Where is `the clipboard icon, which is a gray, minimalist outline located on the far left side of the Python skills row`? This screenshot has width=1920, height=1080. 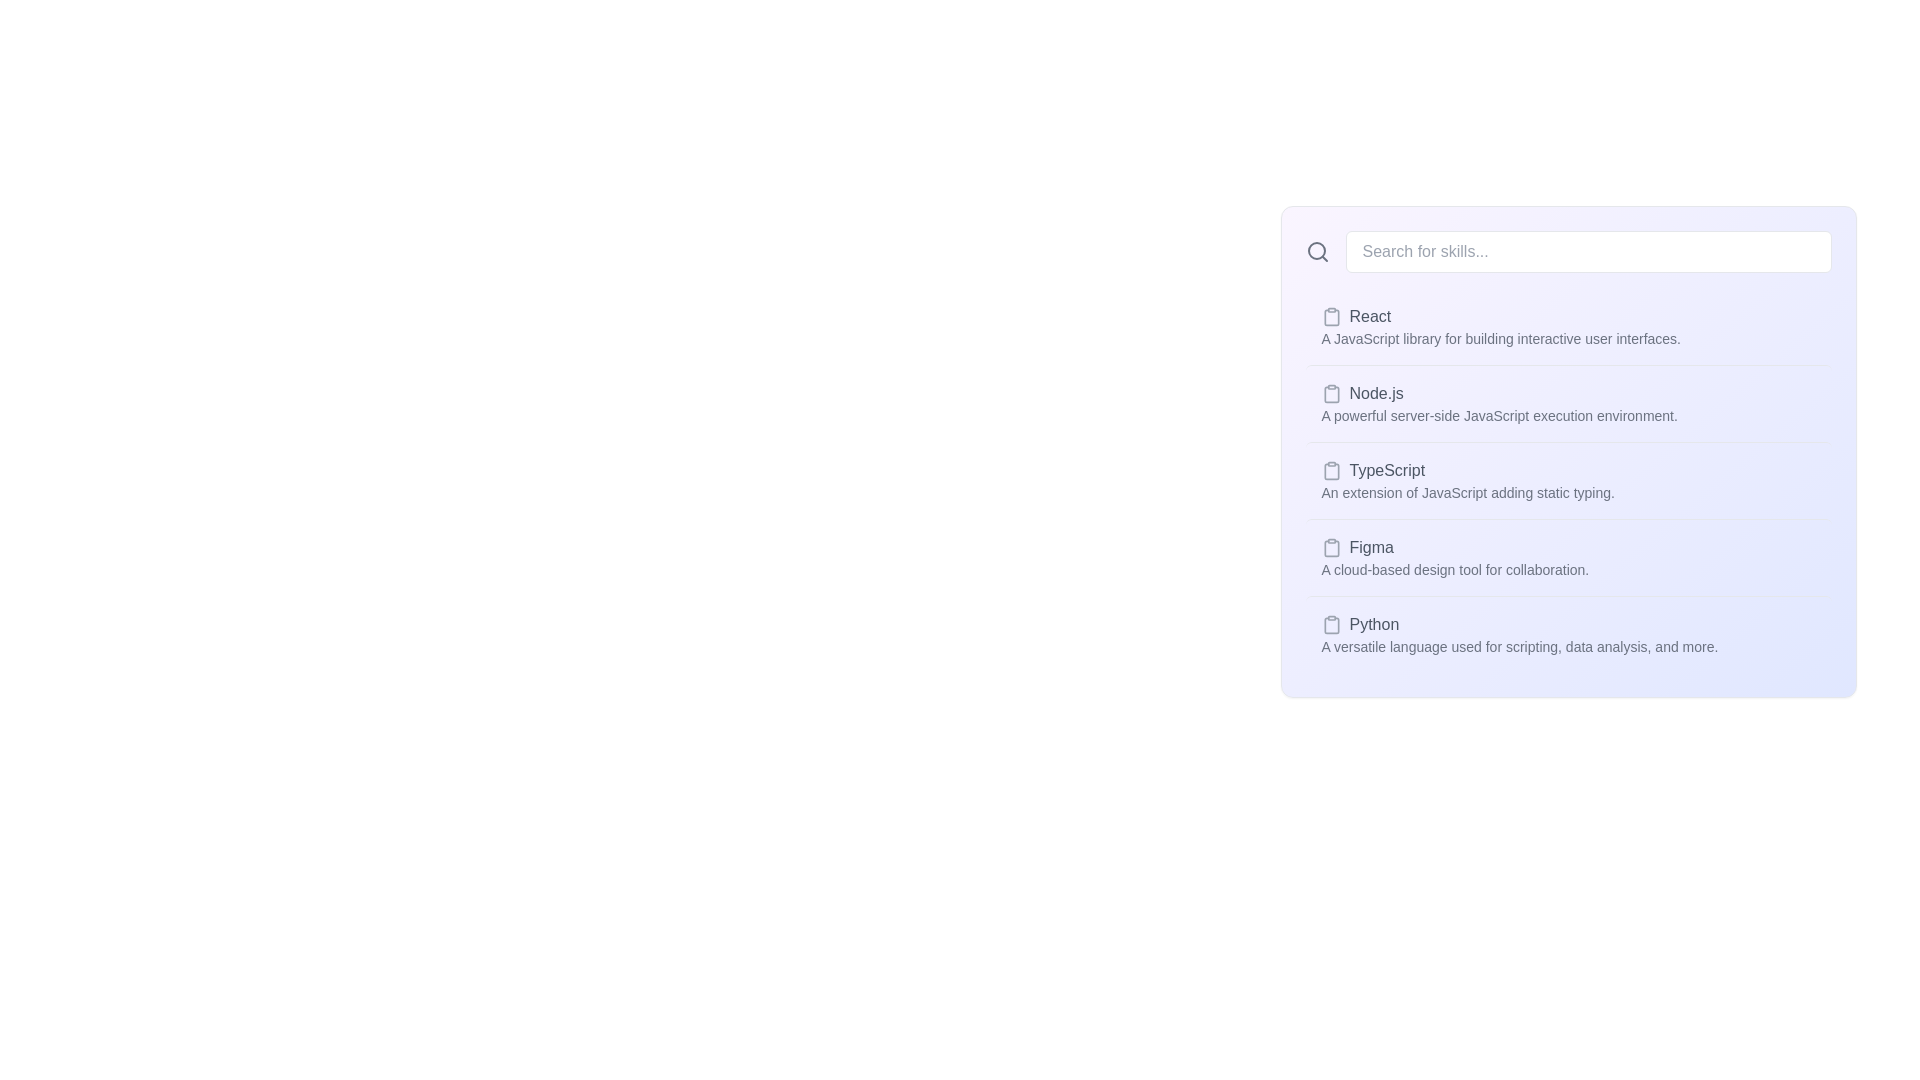
the clipboard icon, which is a gray, minimalist outline located on the far left side of the Python skills row is located at coordinates (1331, 623).